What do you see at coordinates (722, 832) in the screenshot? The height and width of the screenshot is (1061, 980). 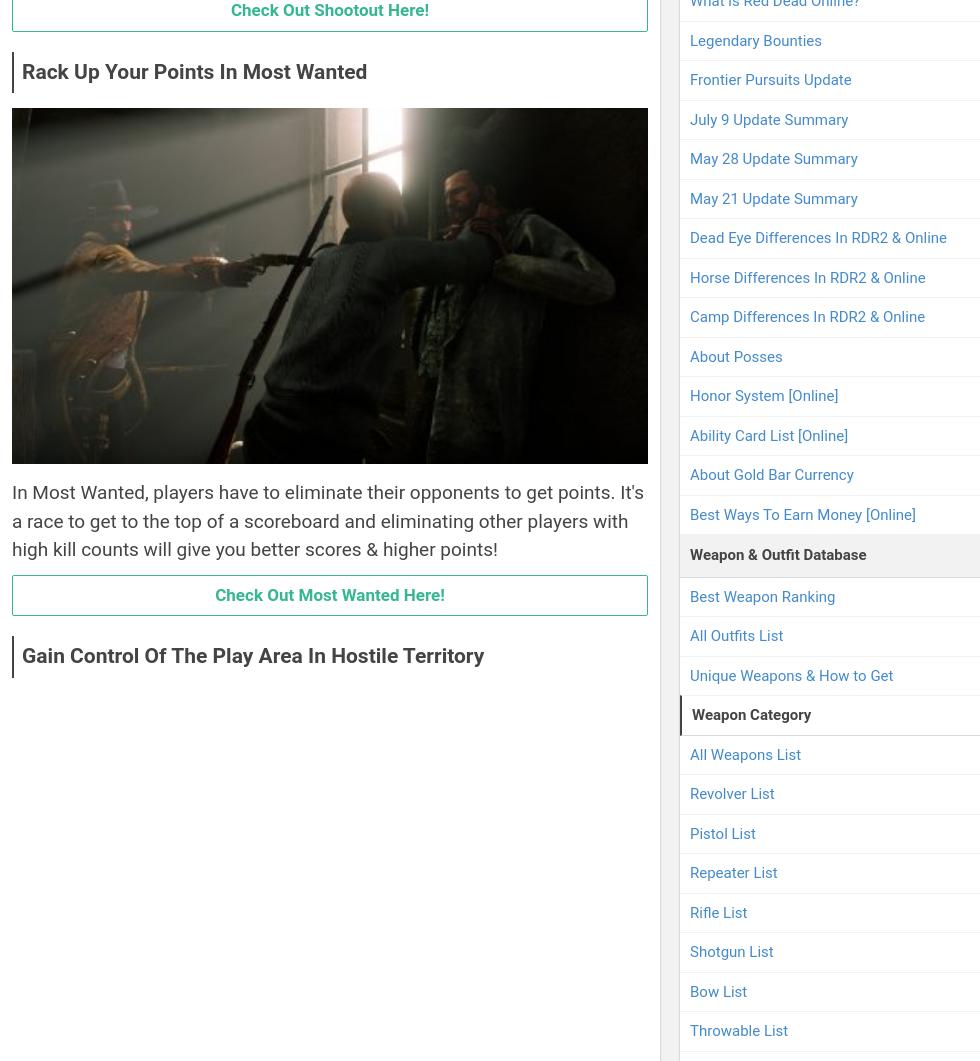 I see `'Pistol List'` at bounding box center [722, 832].